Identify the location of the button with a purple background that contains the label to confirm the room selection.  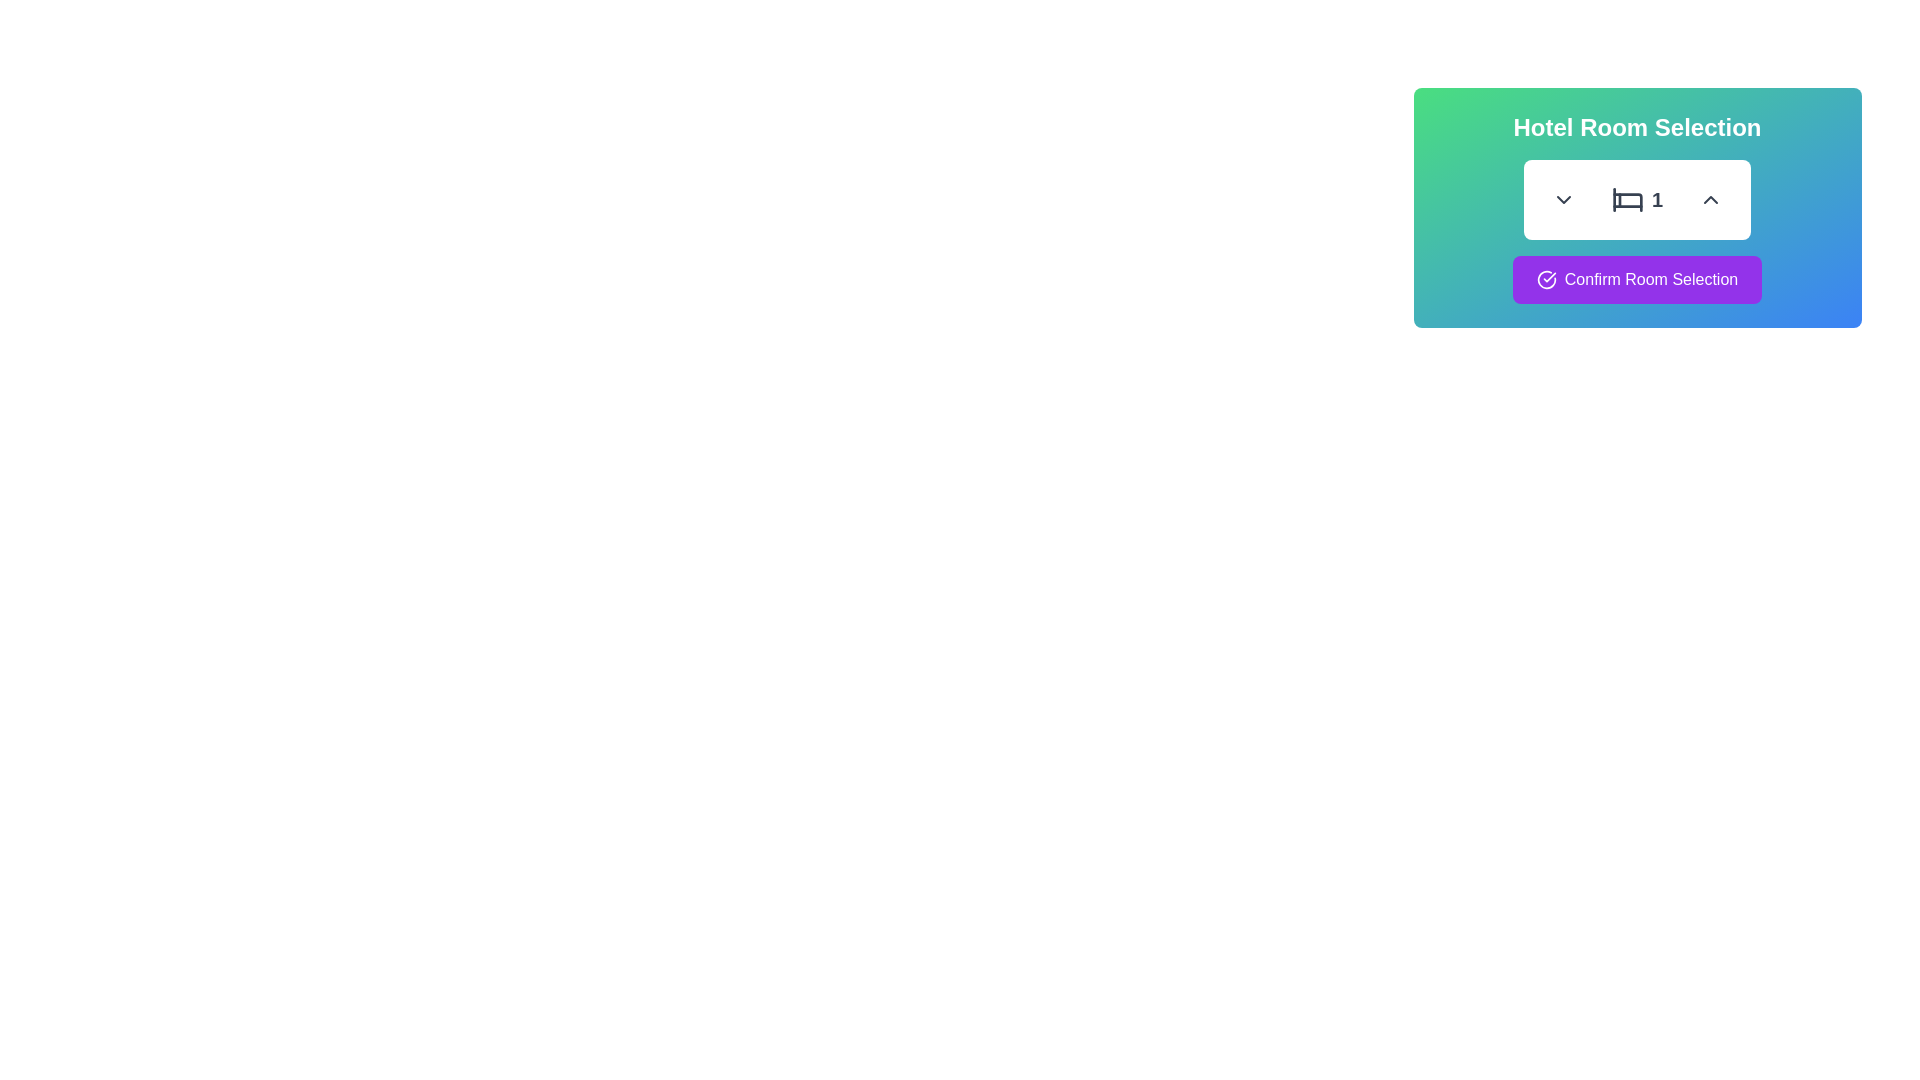
(1651, 280).